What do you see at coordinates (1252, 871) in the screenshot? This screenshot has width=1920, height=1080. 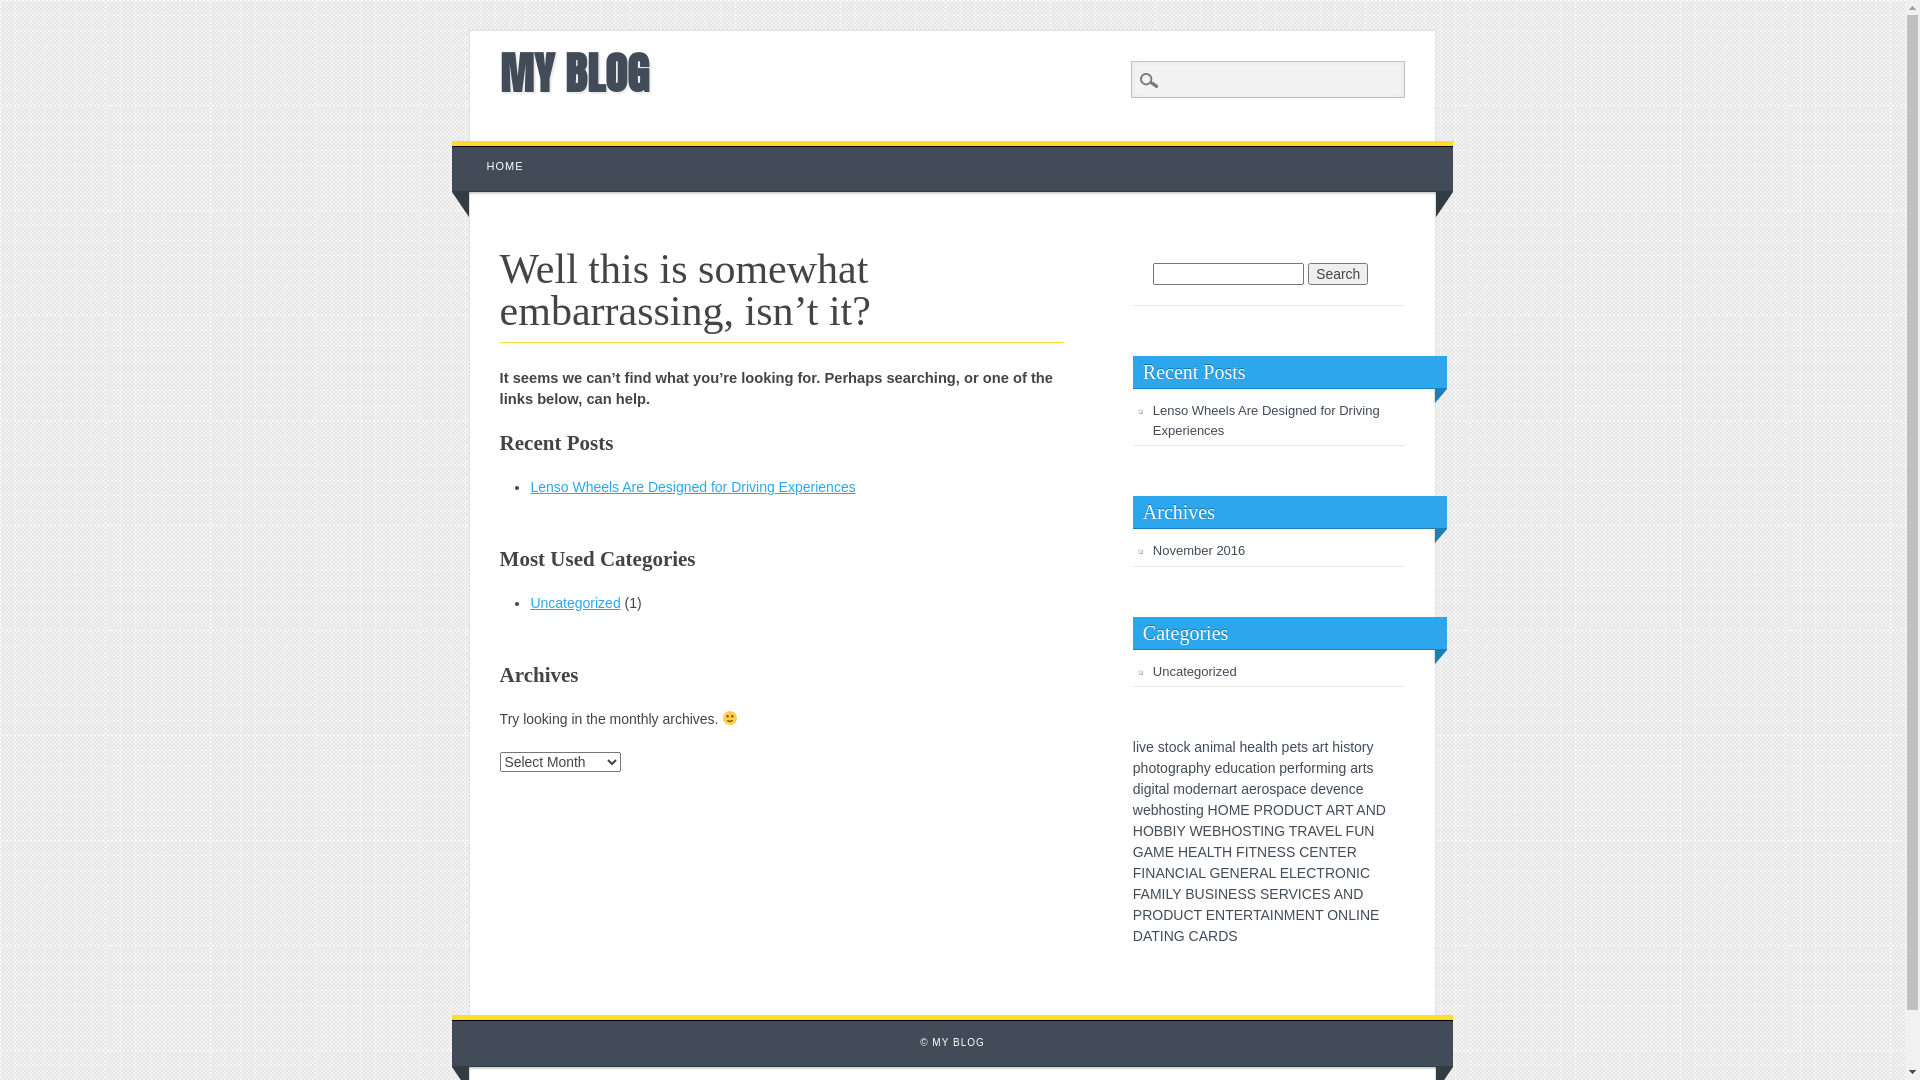 I see `'R'` at bounding box center [1252, 871].